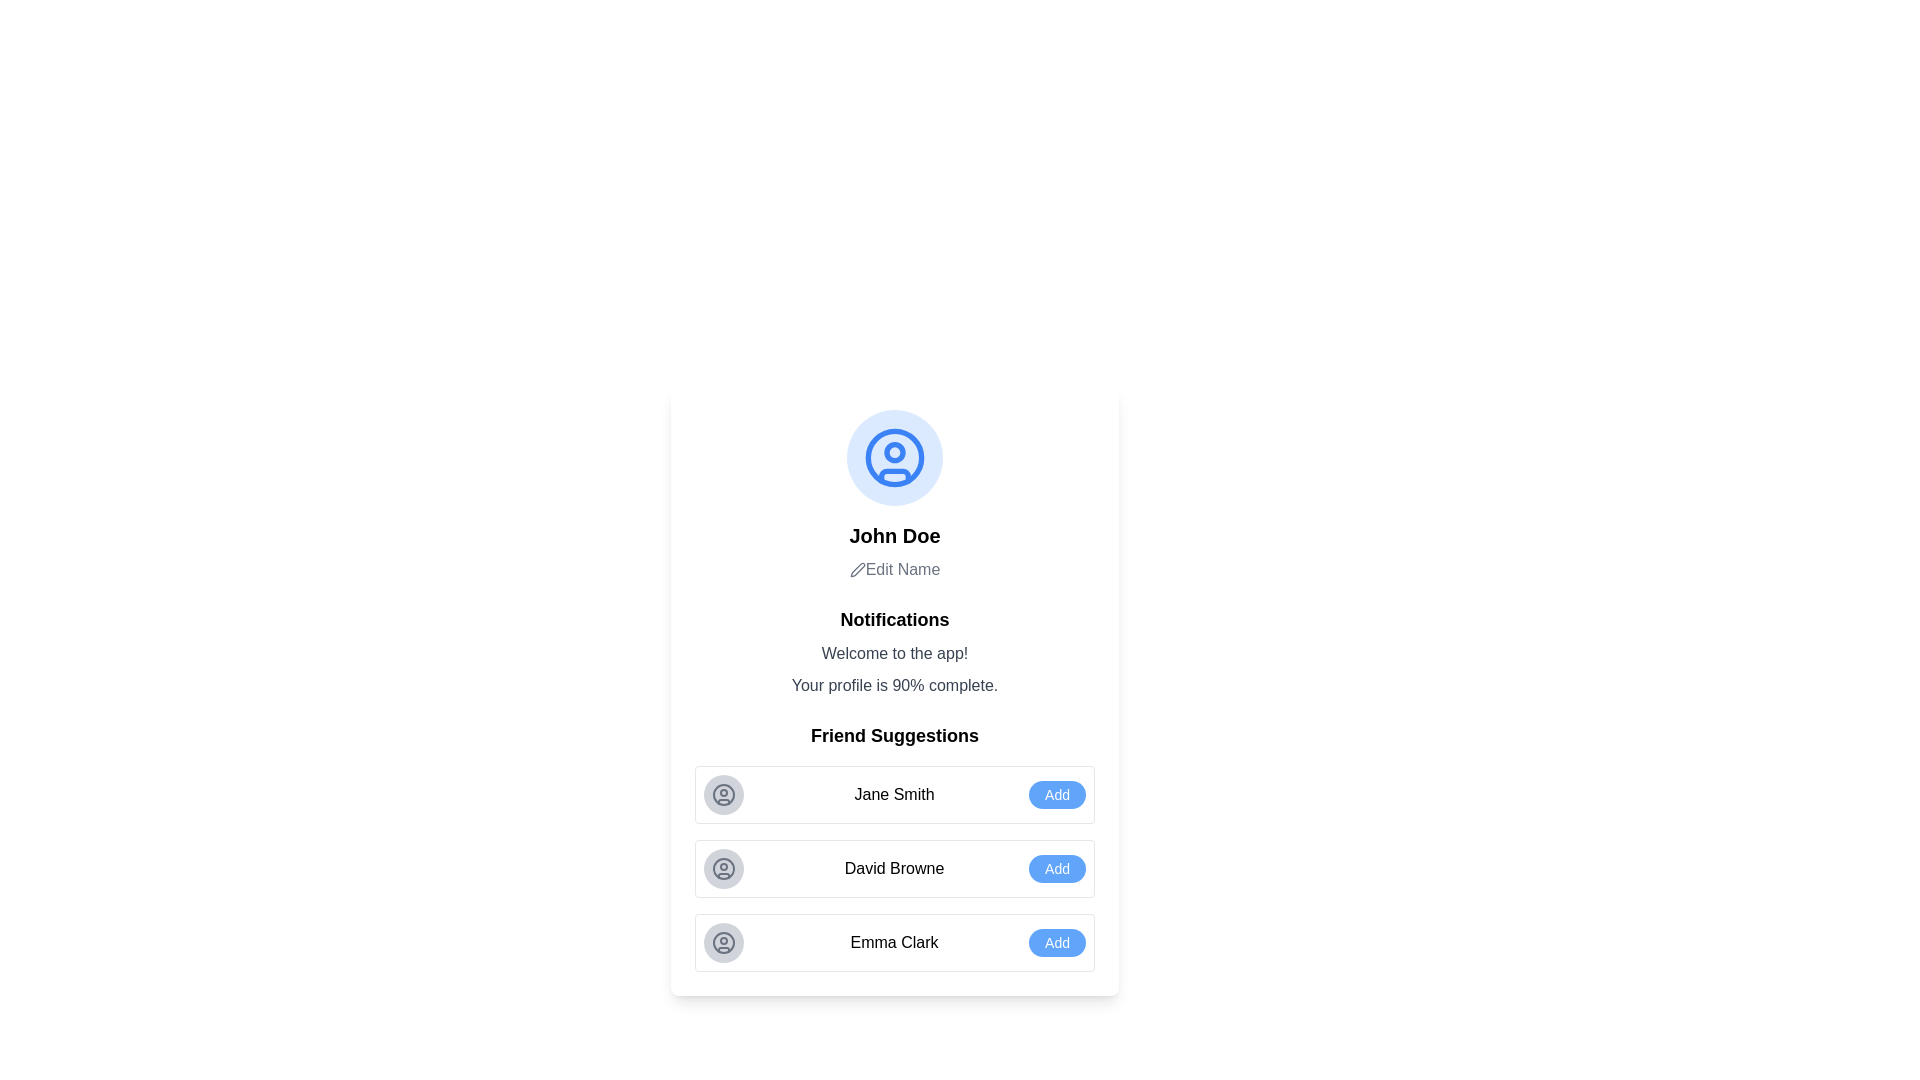 This screenshot has height=1080, width=1920. What do you see at coordinates (723, 867) in the screenshot?
I see `the user profile icon associated with the 'David Browne' suggestion located at the leftmost position next to the name text` at bounding box center [723, 867].